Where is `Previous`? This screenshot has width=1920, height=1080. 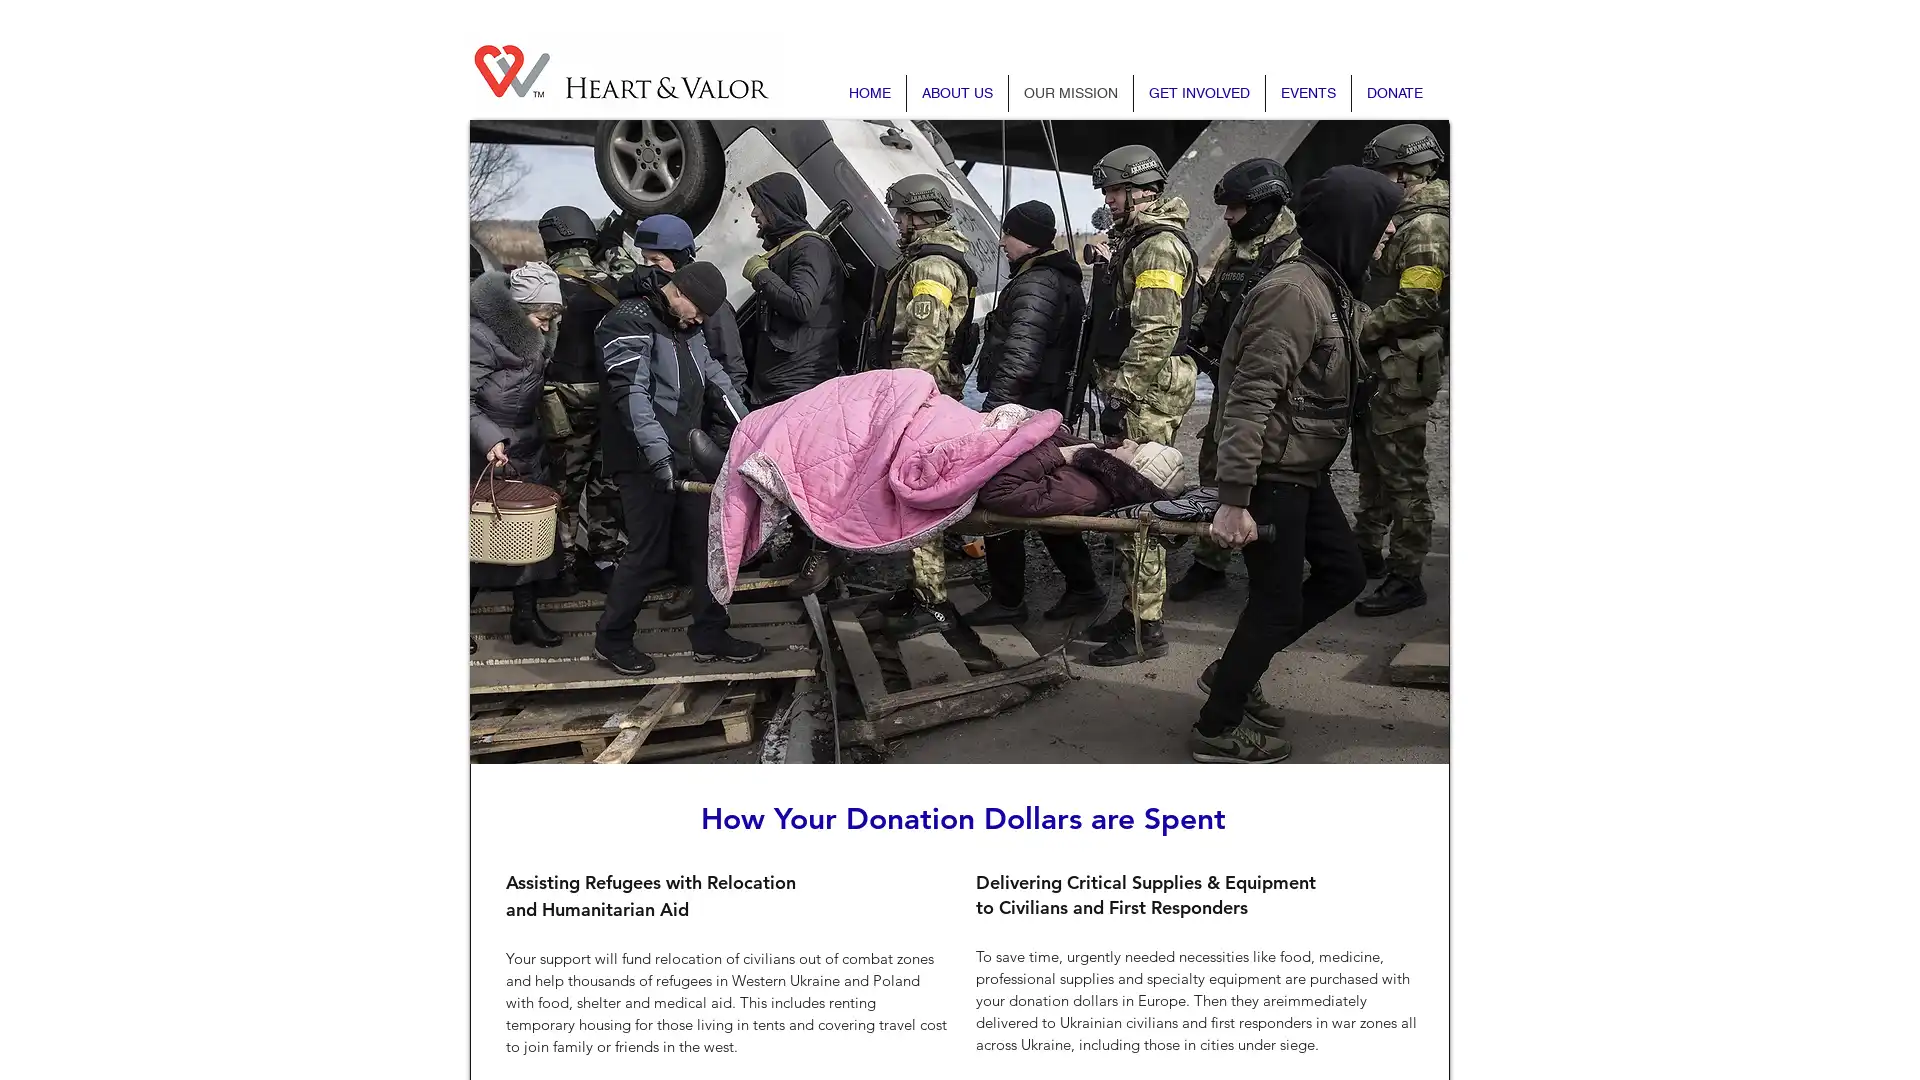
Previous is located at coordinates (541, 440).